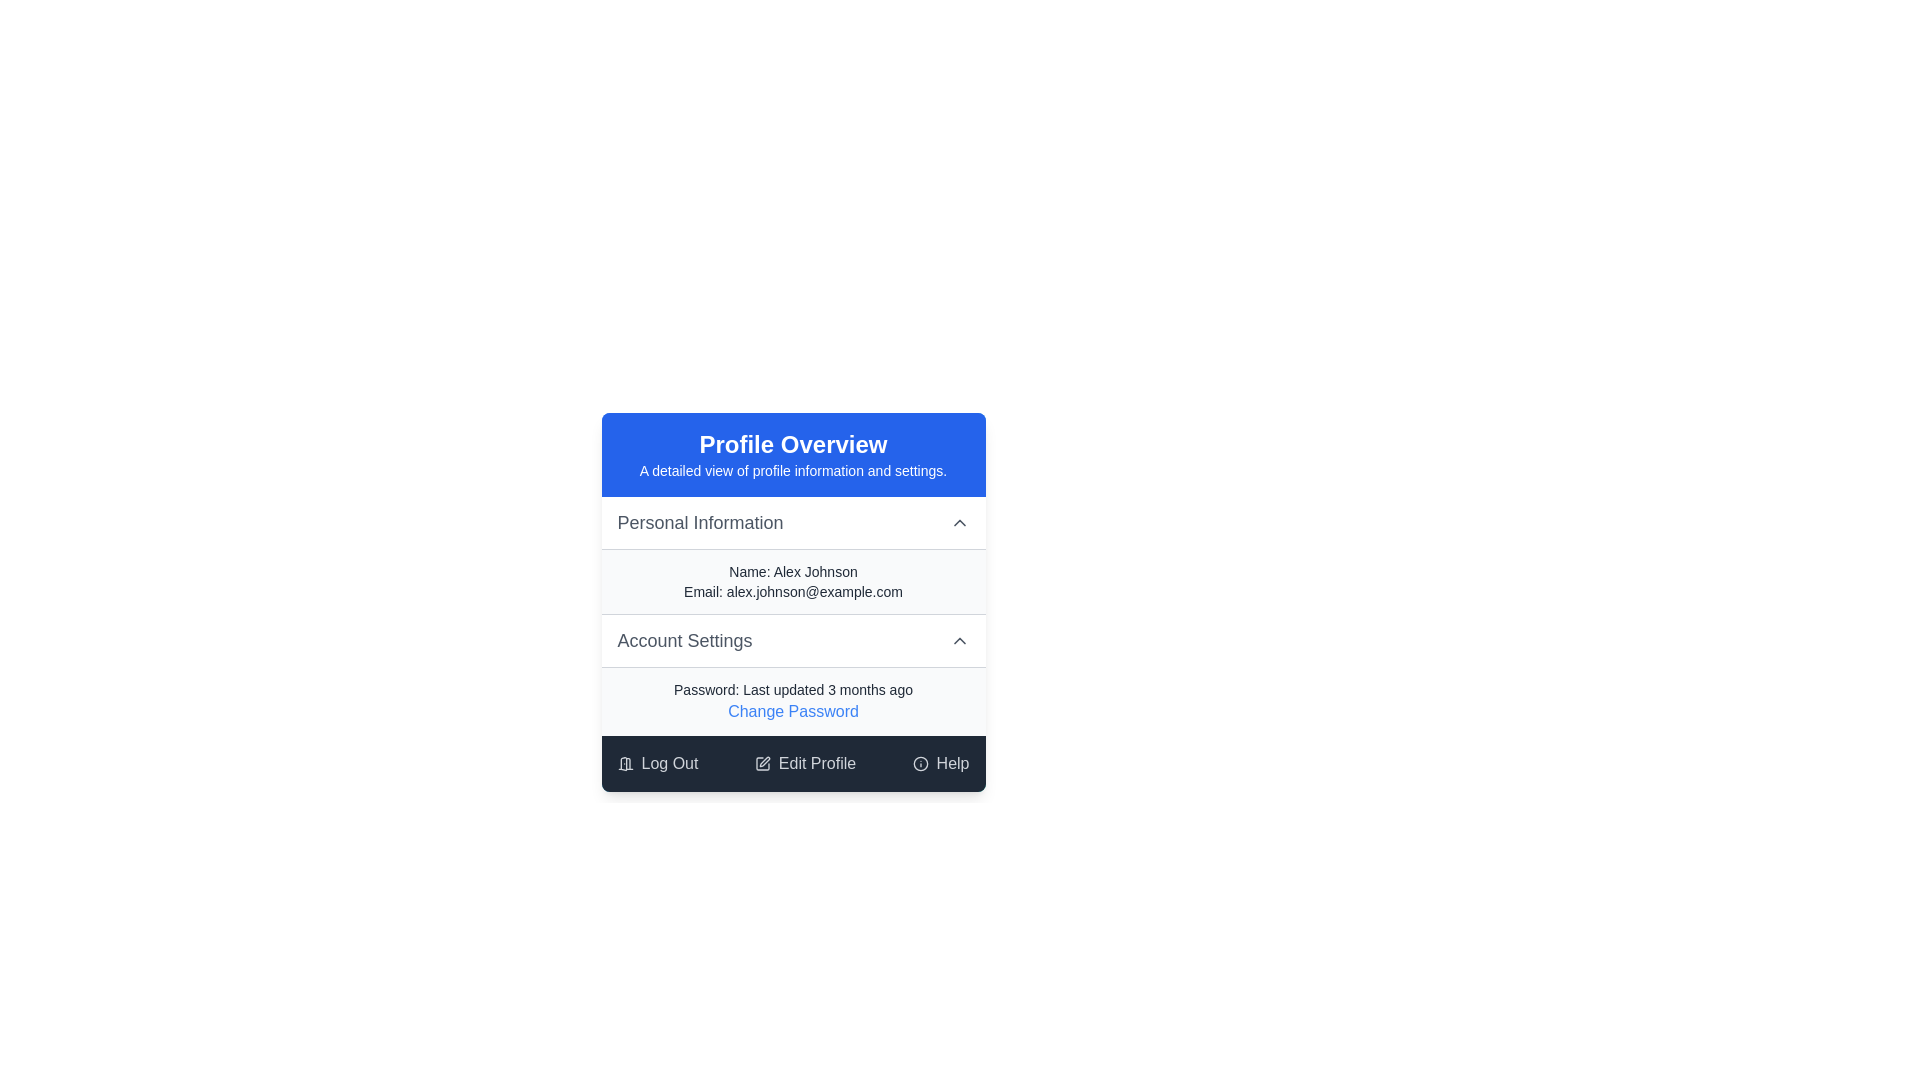 The image size is (1920, 1080). I want to click on the 'Account Settings' label, which is styled in a large, bold font and is positioned prominently within the 'Profile Overview' section, so click(685, 640).